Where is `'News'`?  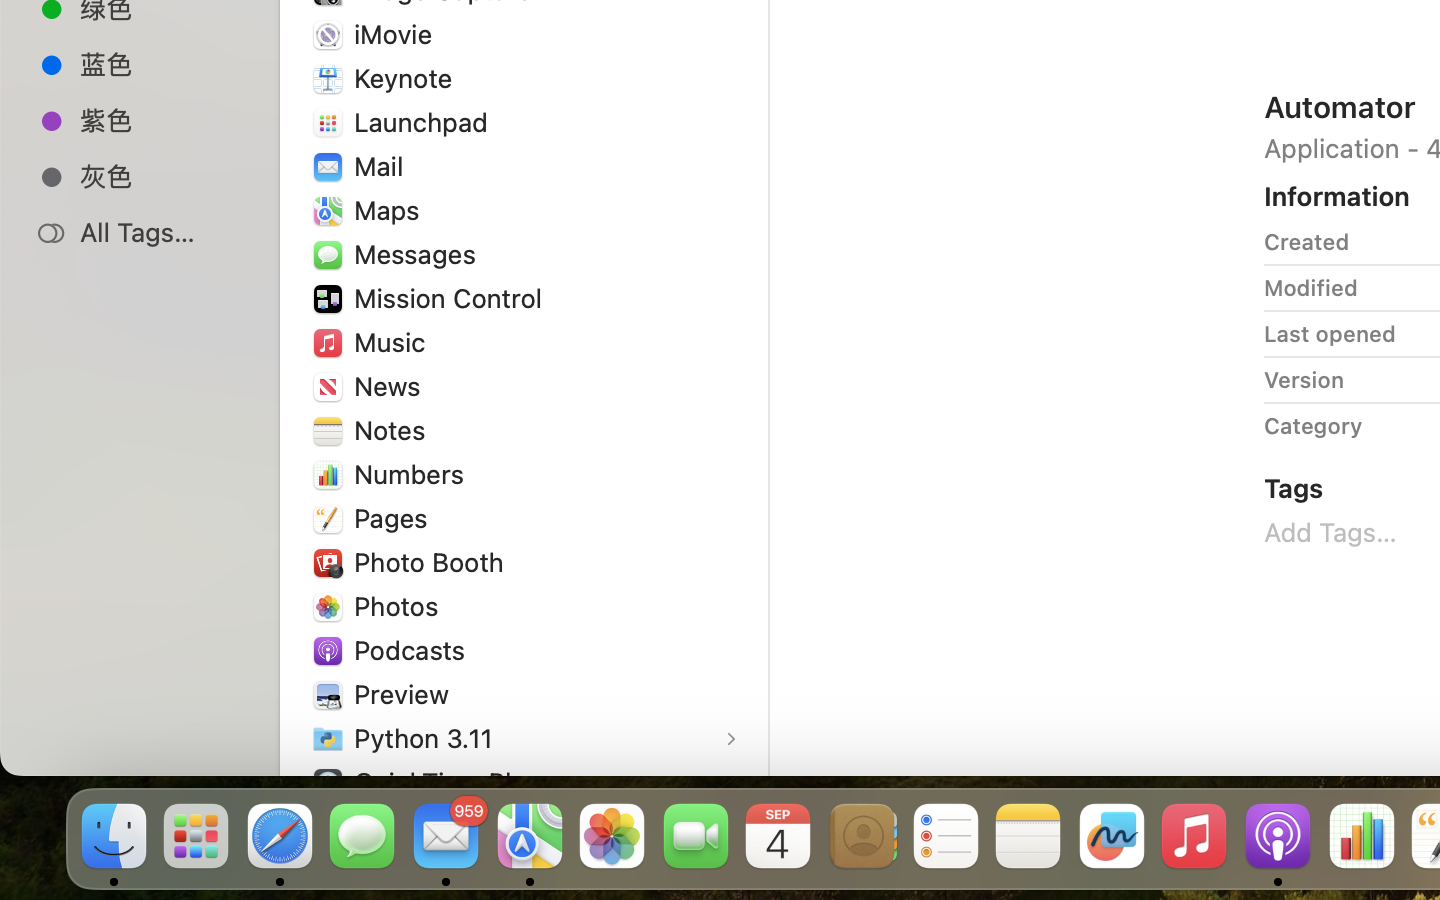
'News' is located at coordinates (390, 386).